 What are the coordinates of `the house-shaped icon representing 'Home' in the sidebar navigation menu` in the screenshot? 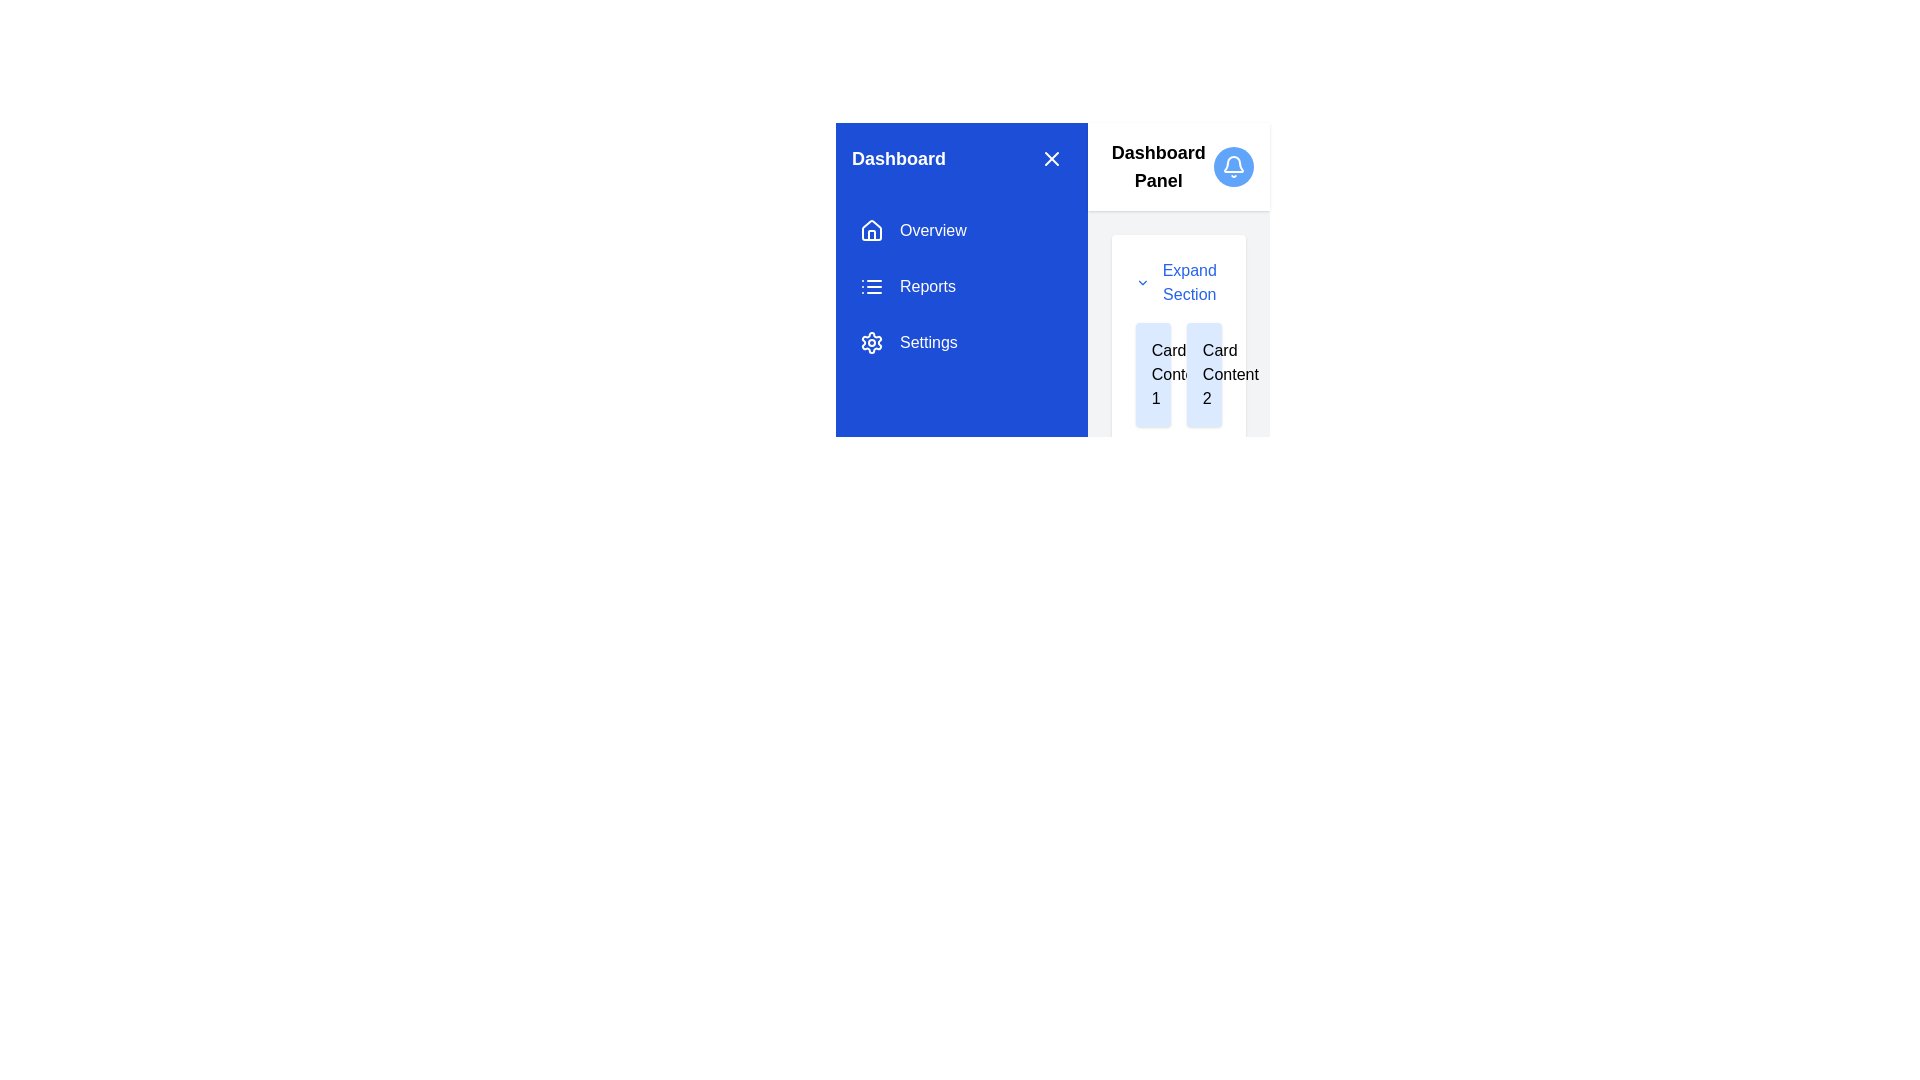 It's located at (872, 230).